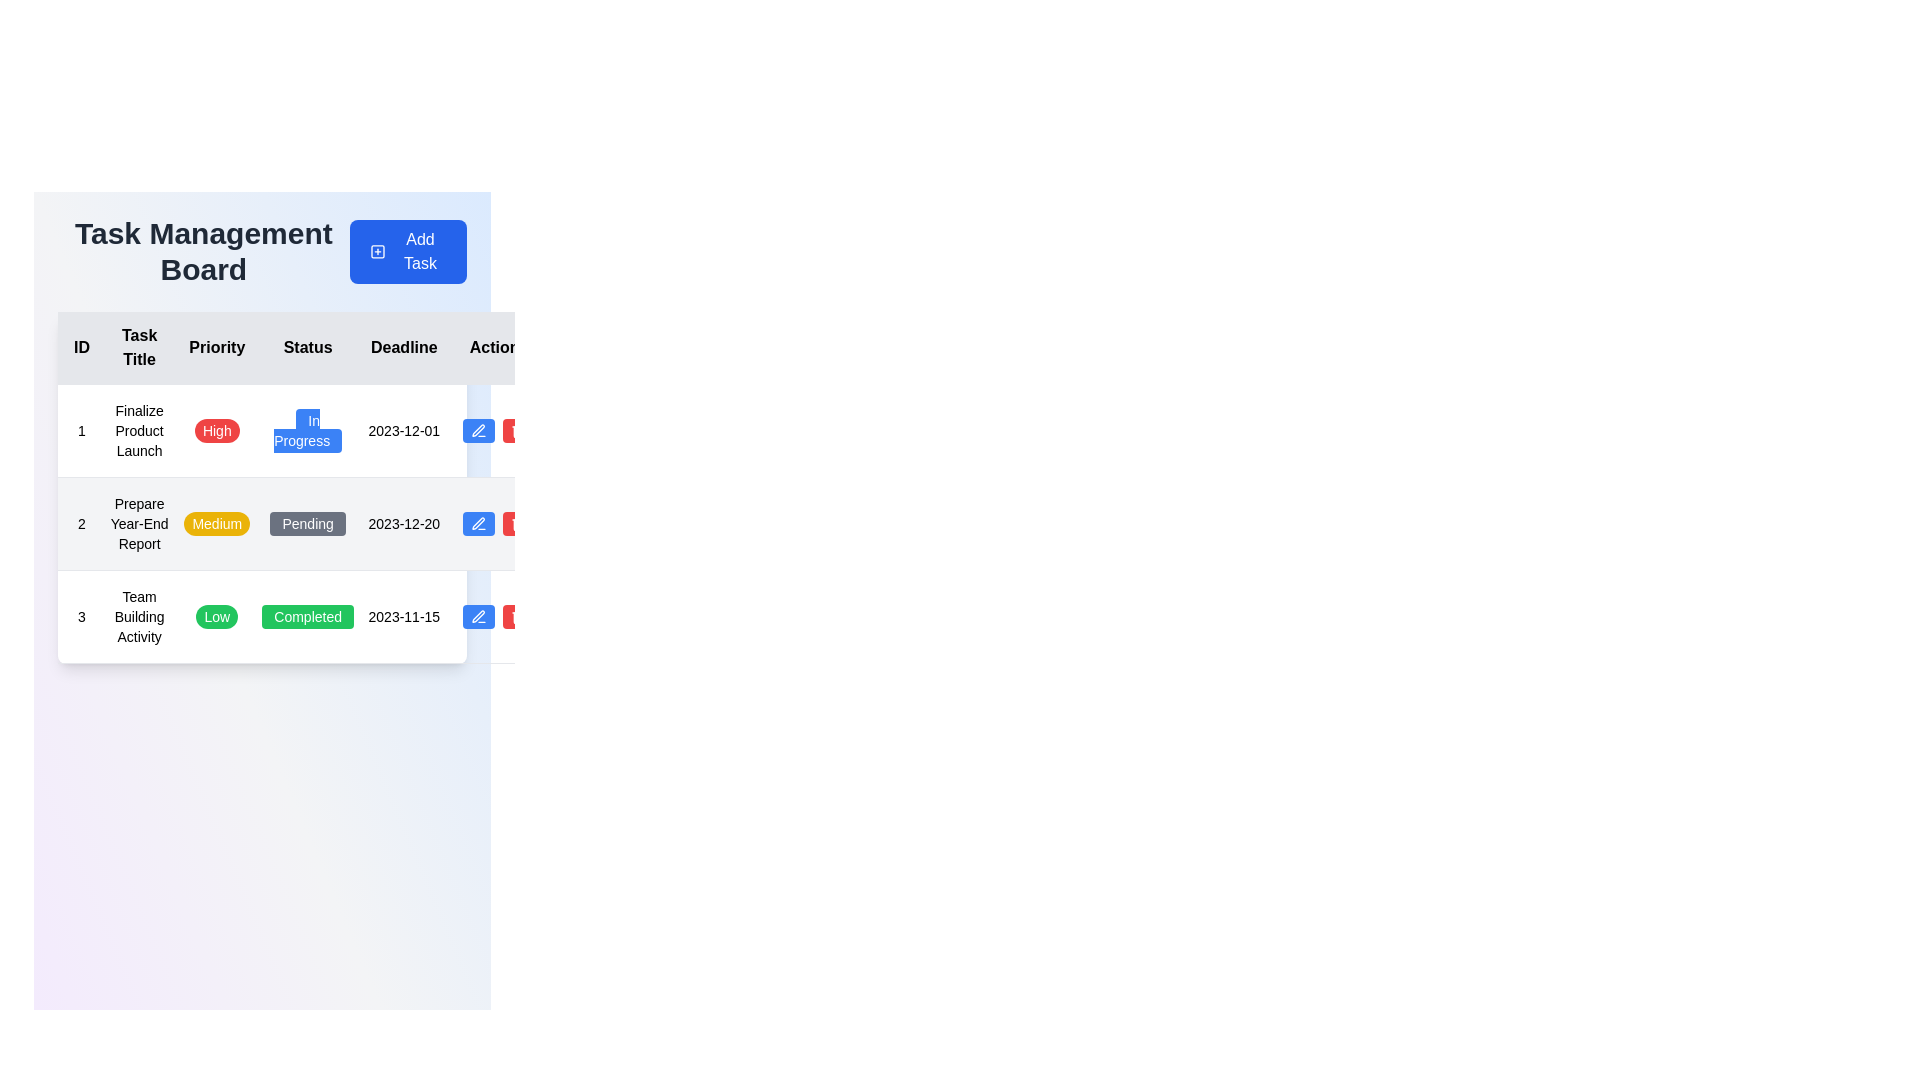 This screenshot has height=1080, width=1920. What do you see at coordinates (499, 523) in the screenshot?
I see `the edit button located in the 'Action' column of the task table for the task titled 'Prepare Year-End Report'` at bounding box center [499, 523].